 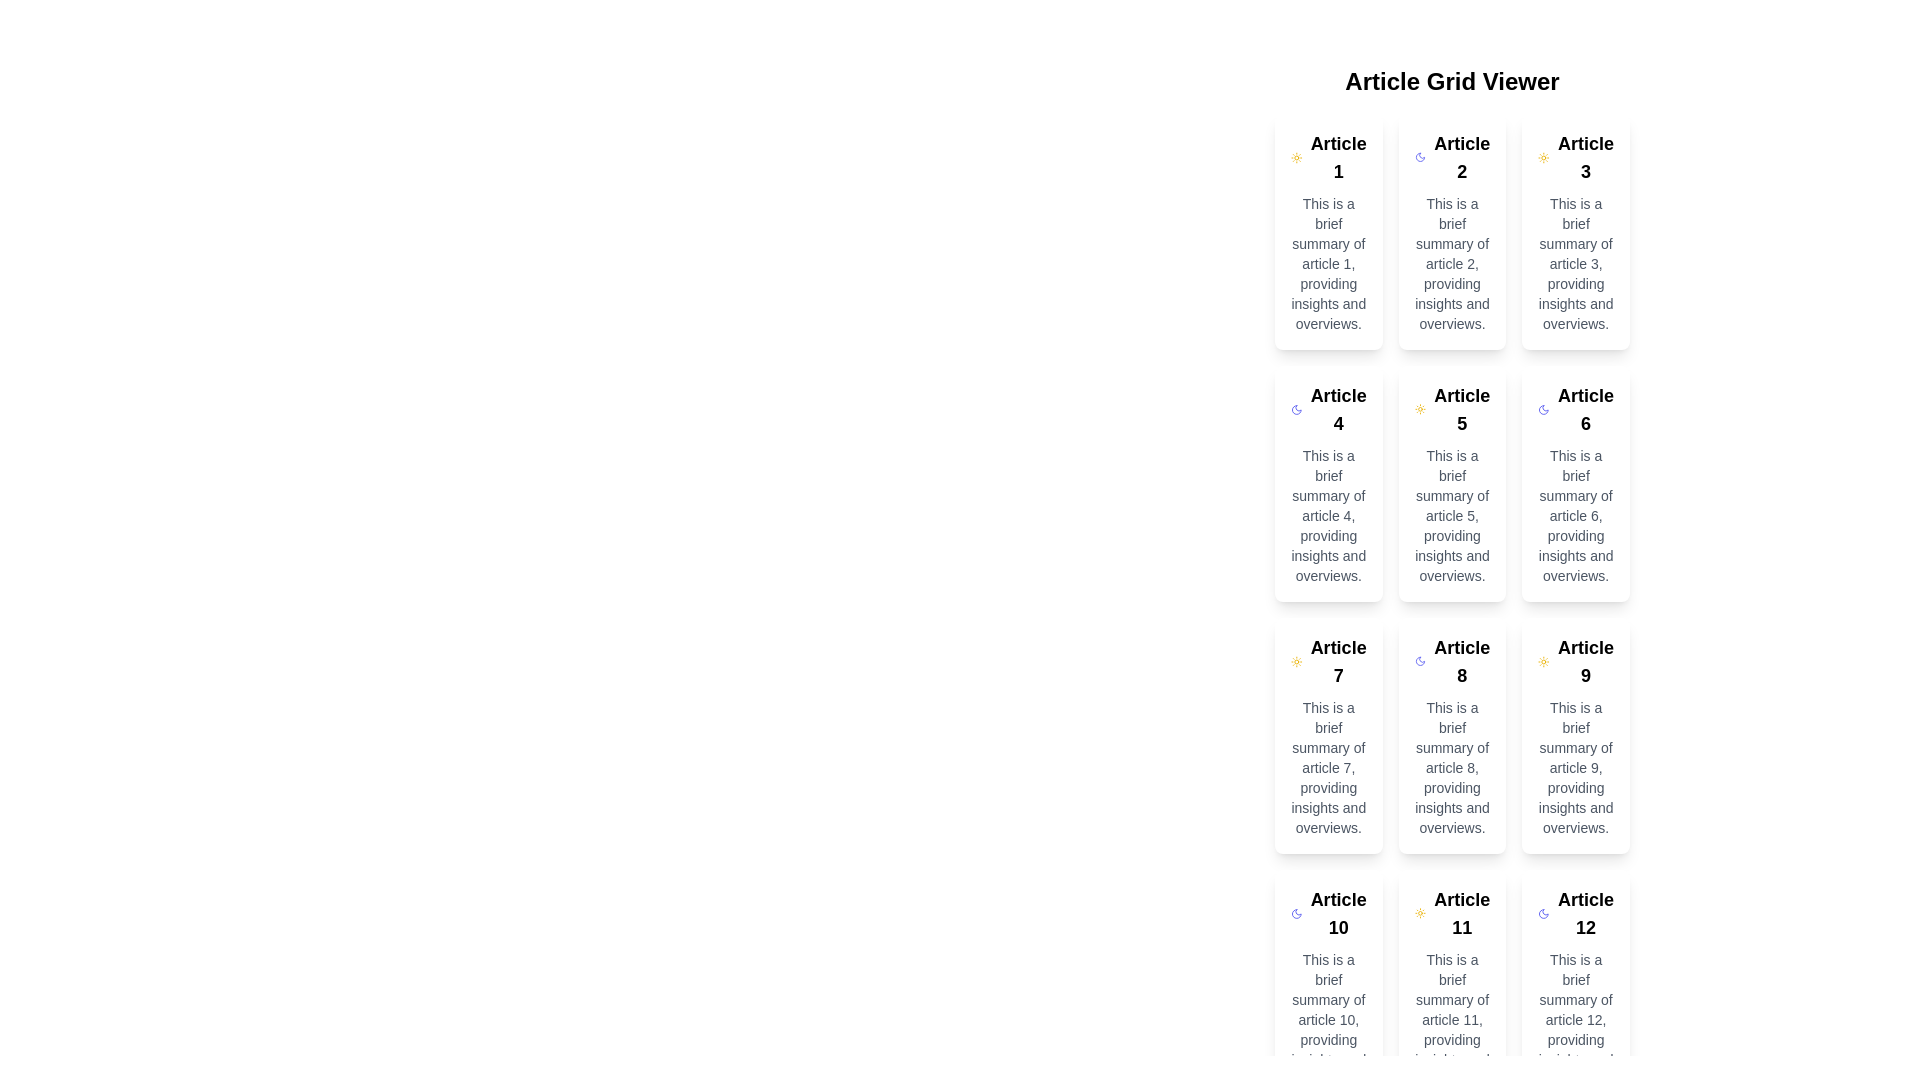 What do you see at coordinates (1452, 766) in the screenshot?
I see `the text block that provides a summary or description for 'Article 8', located below the title and to the right of a small moon icon` at bounding box center [1452, 766].